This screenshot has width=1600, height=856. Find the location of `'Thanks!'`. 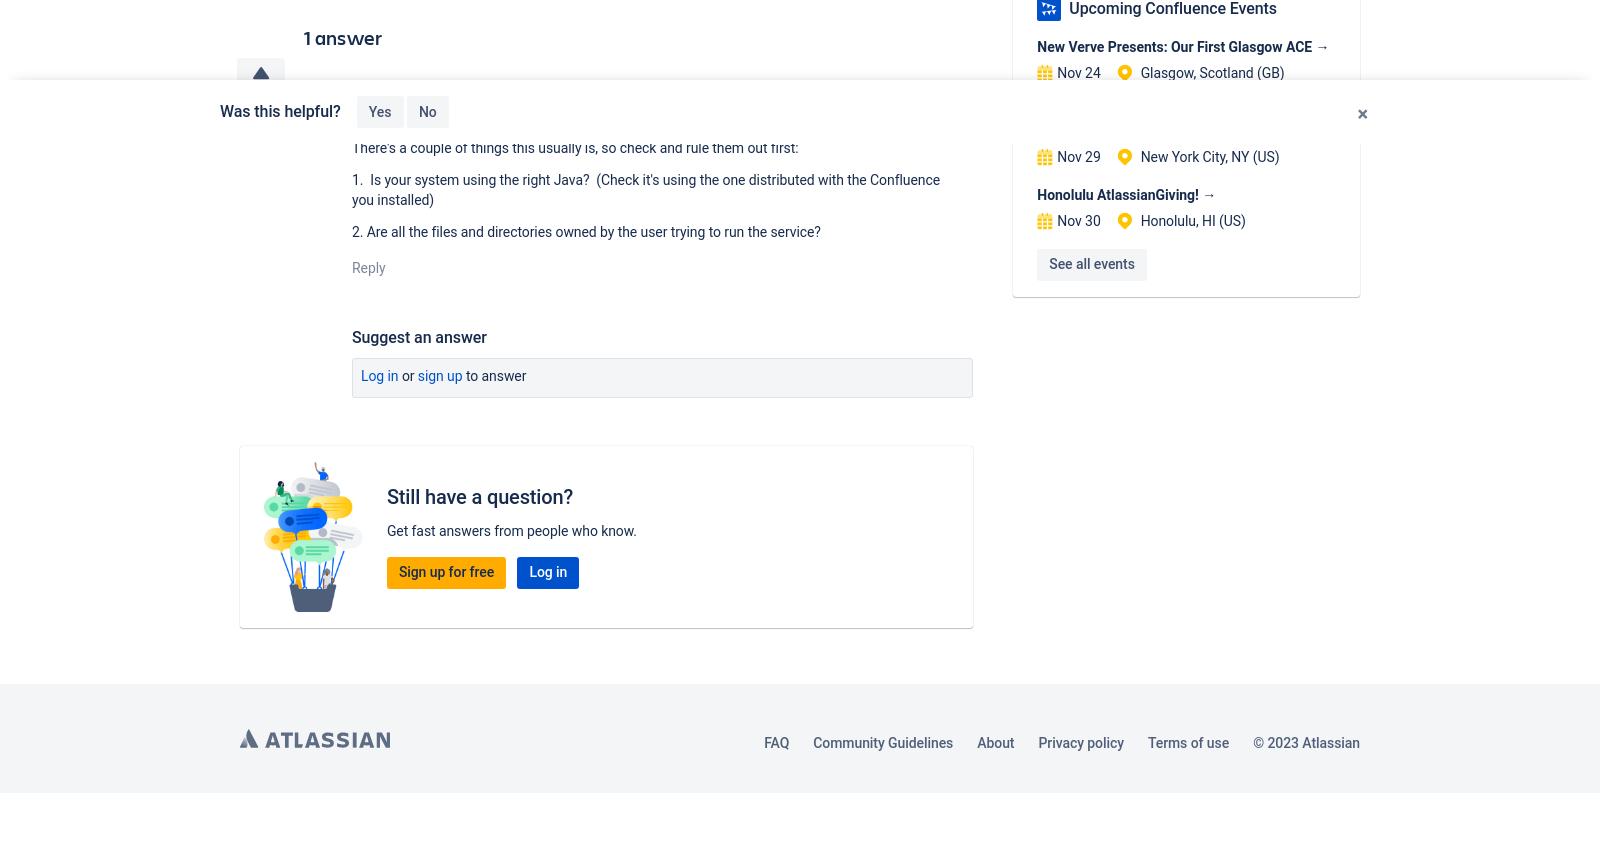

'Thanks!' is located at coordinates (442, 110).